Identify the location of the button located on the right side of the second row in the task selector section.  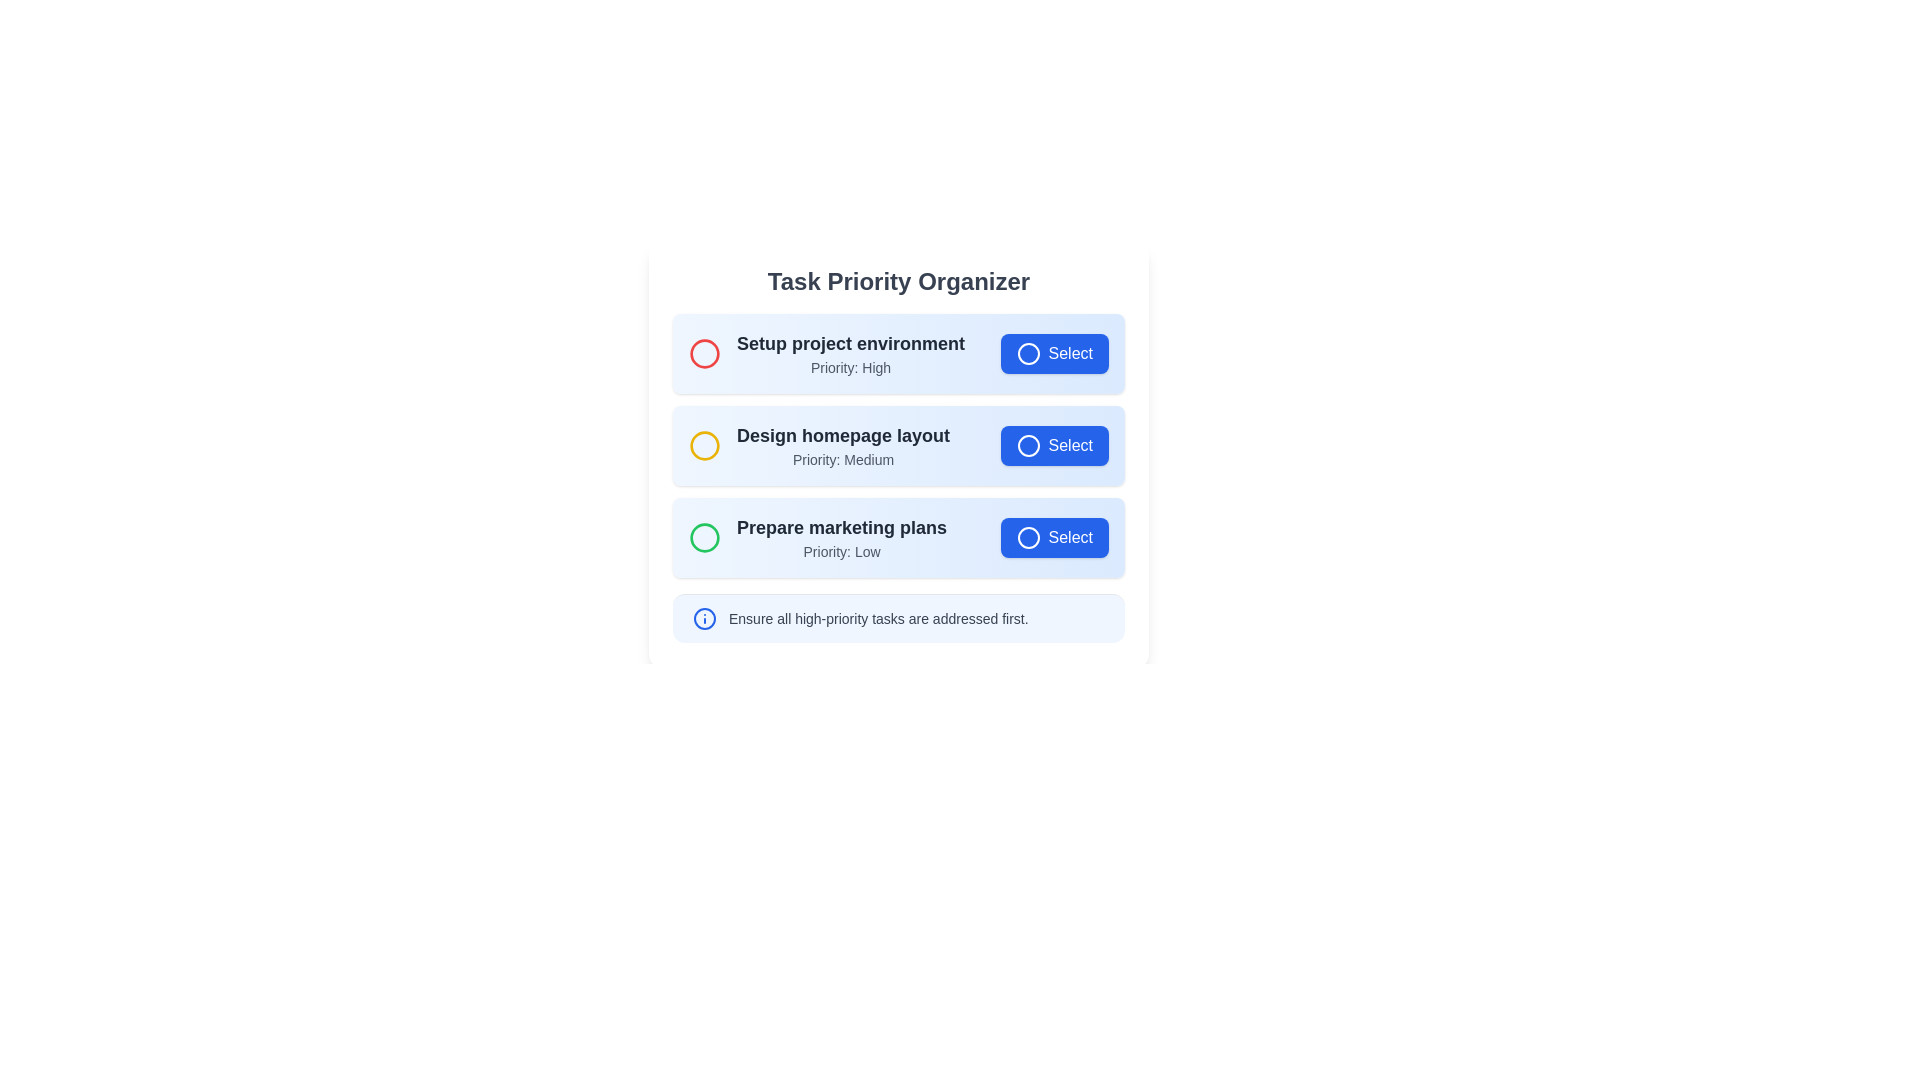
(1028, 445).